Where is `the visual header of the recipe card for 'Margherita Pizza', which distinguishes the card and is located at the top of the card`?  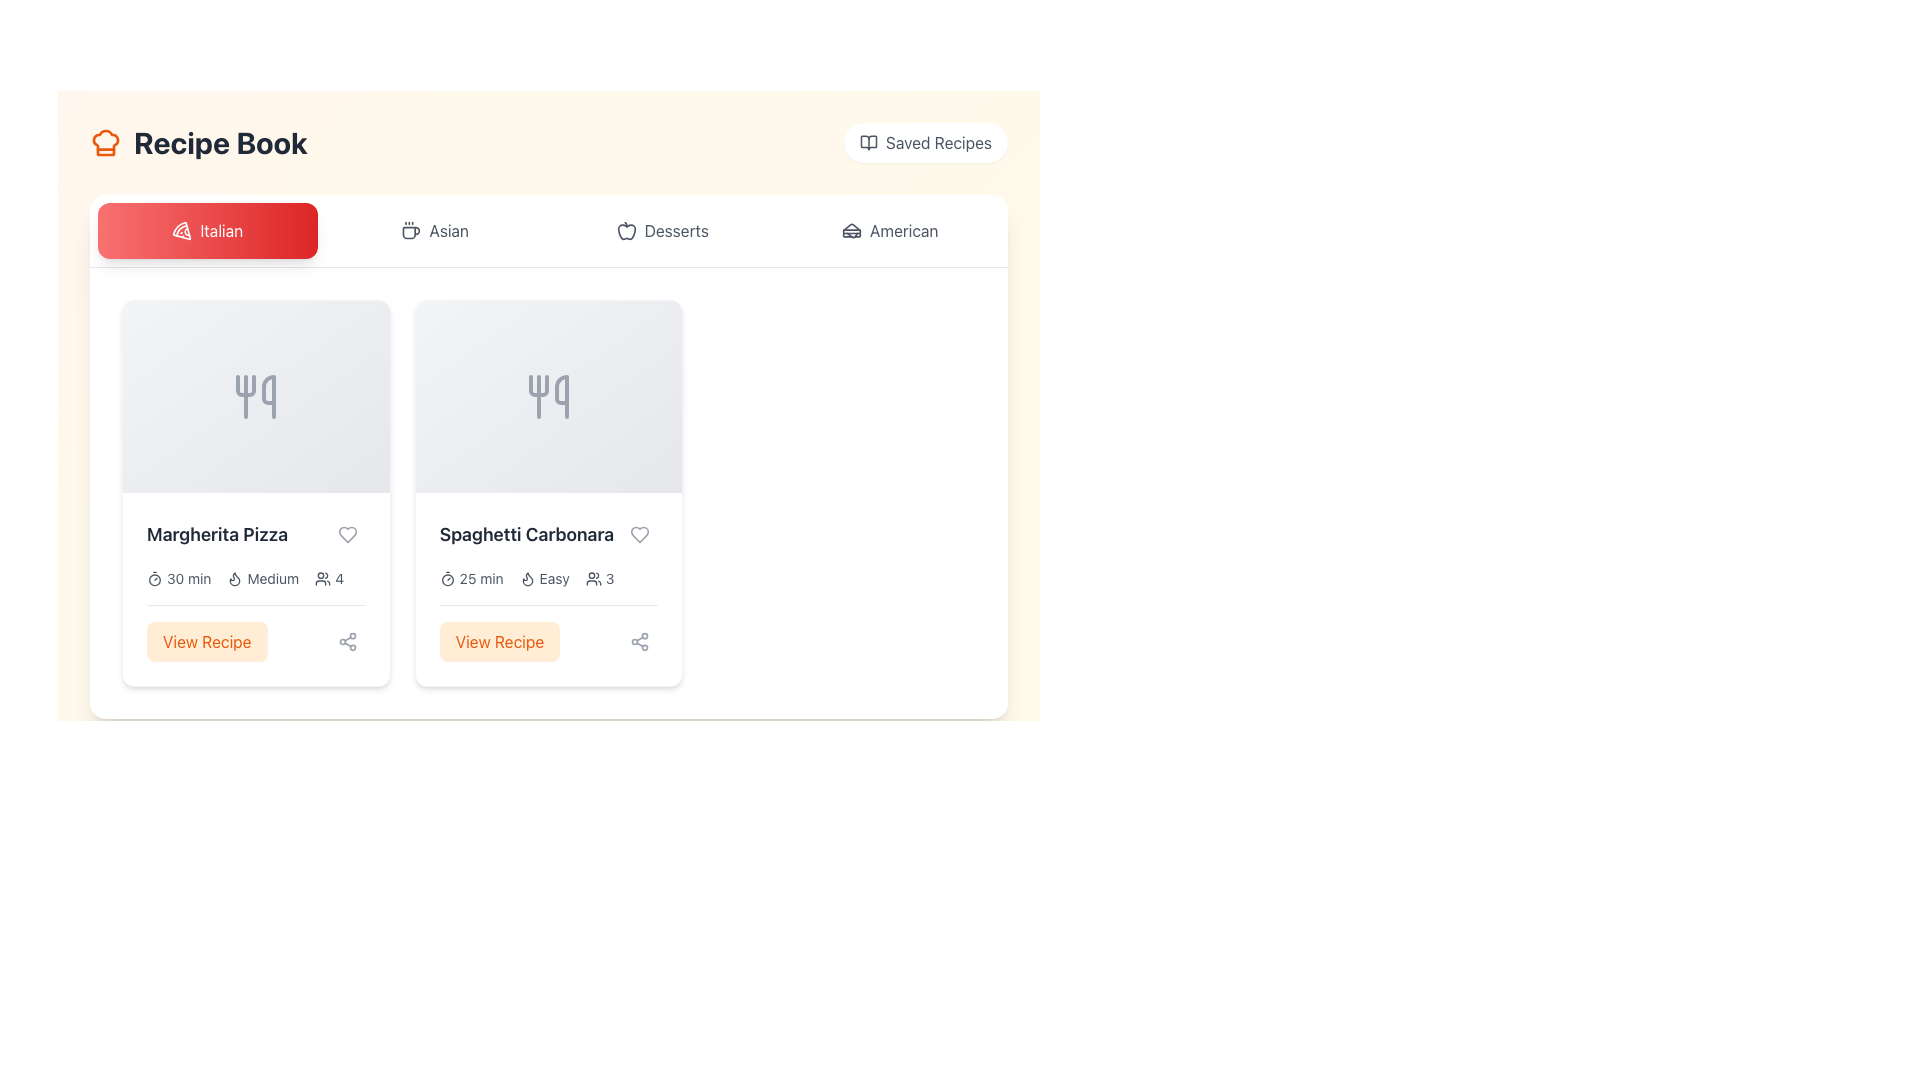
the visual header of the recipe card for 'Margherita Pizza', which distinguishes the card and is located at the top of the card is located at coordinates (255, 397).